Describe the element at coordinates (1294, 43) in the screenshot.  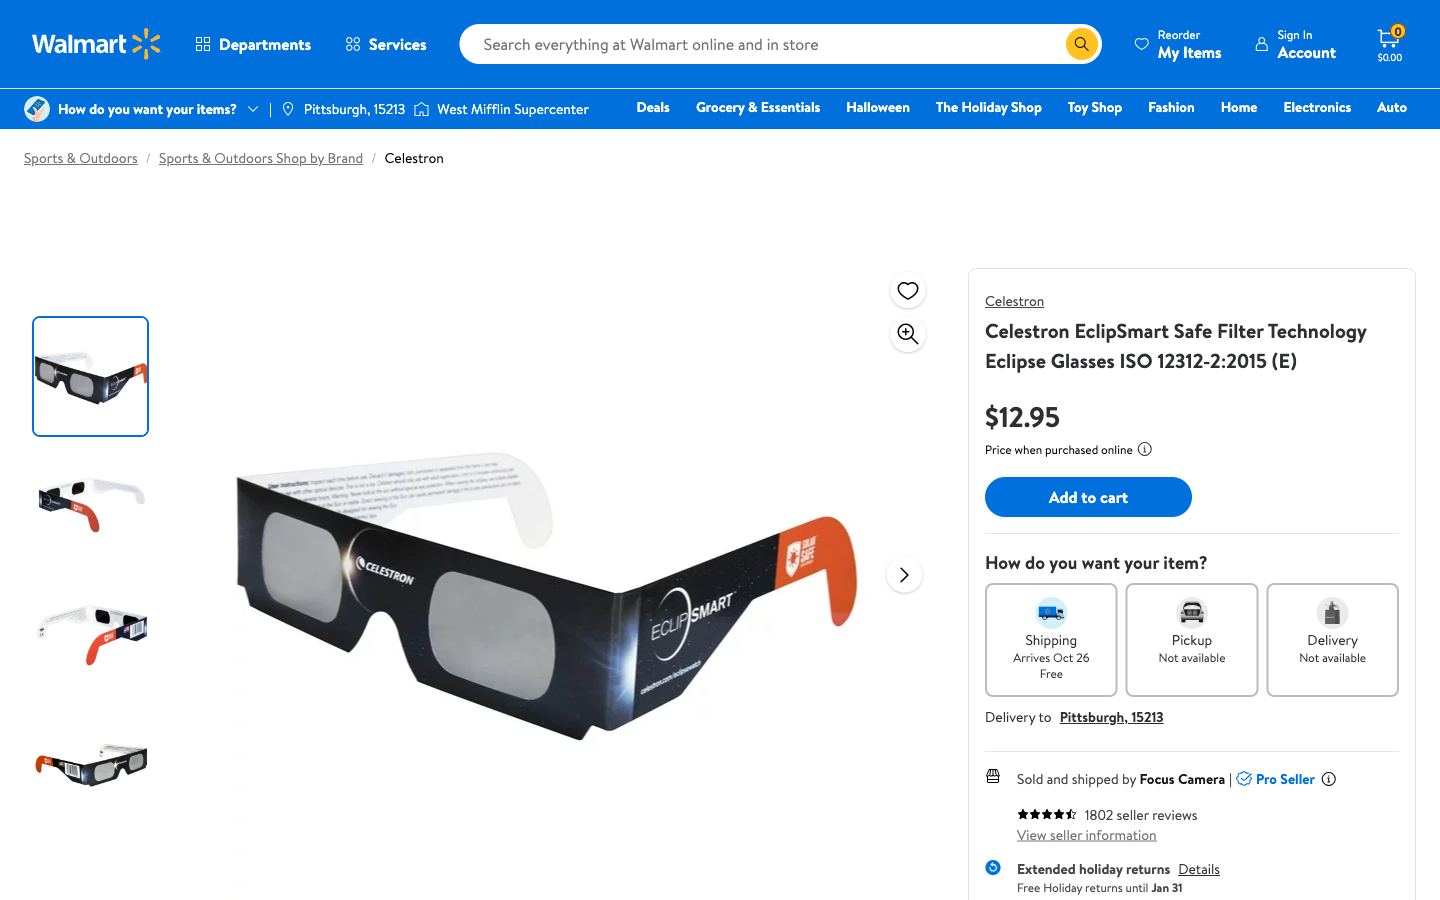
I see `the registration page` at that location.